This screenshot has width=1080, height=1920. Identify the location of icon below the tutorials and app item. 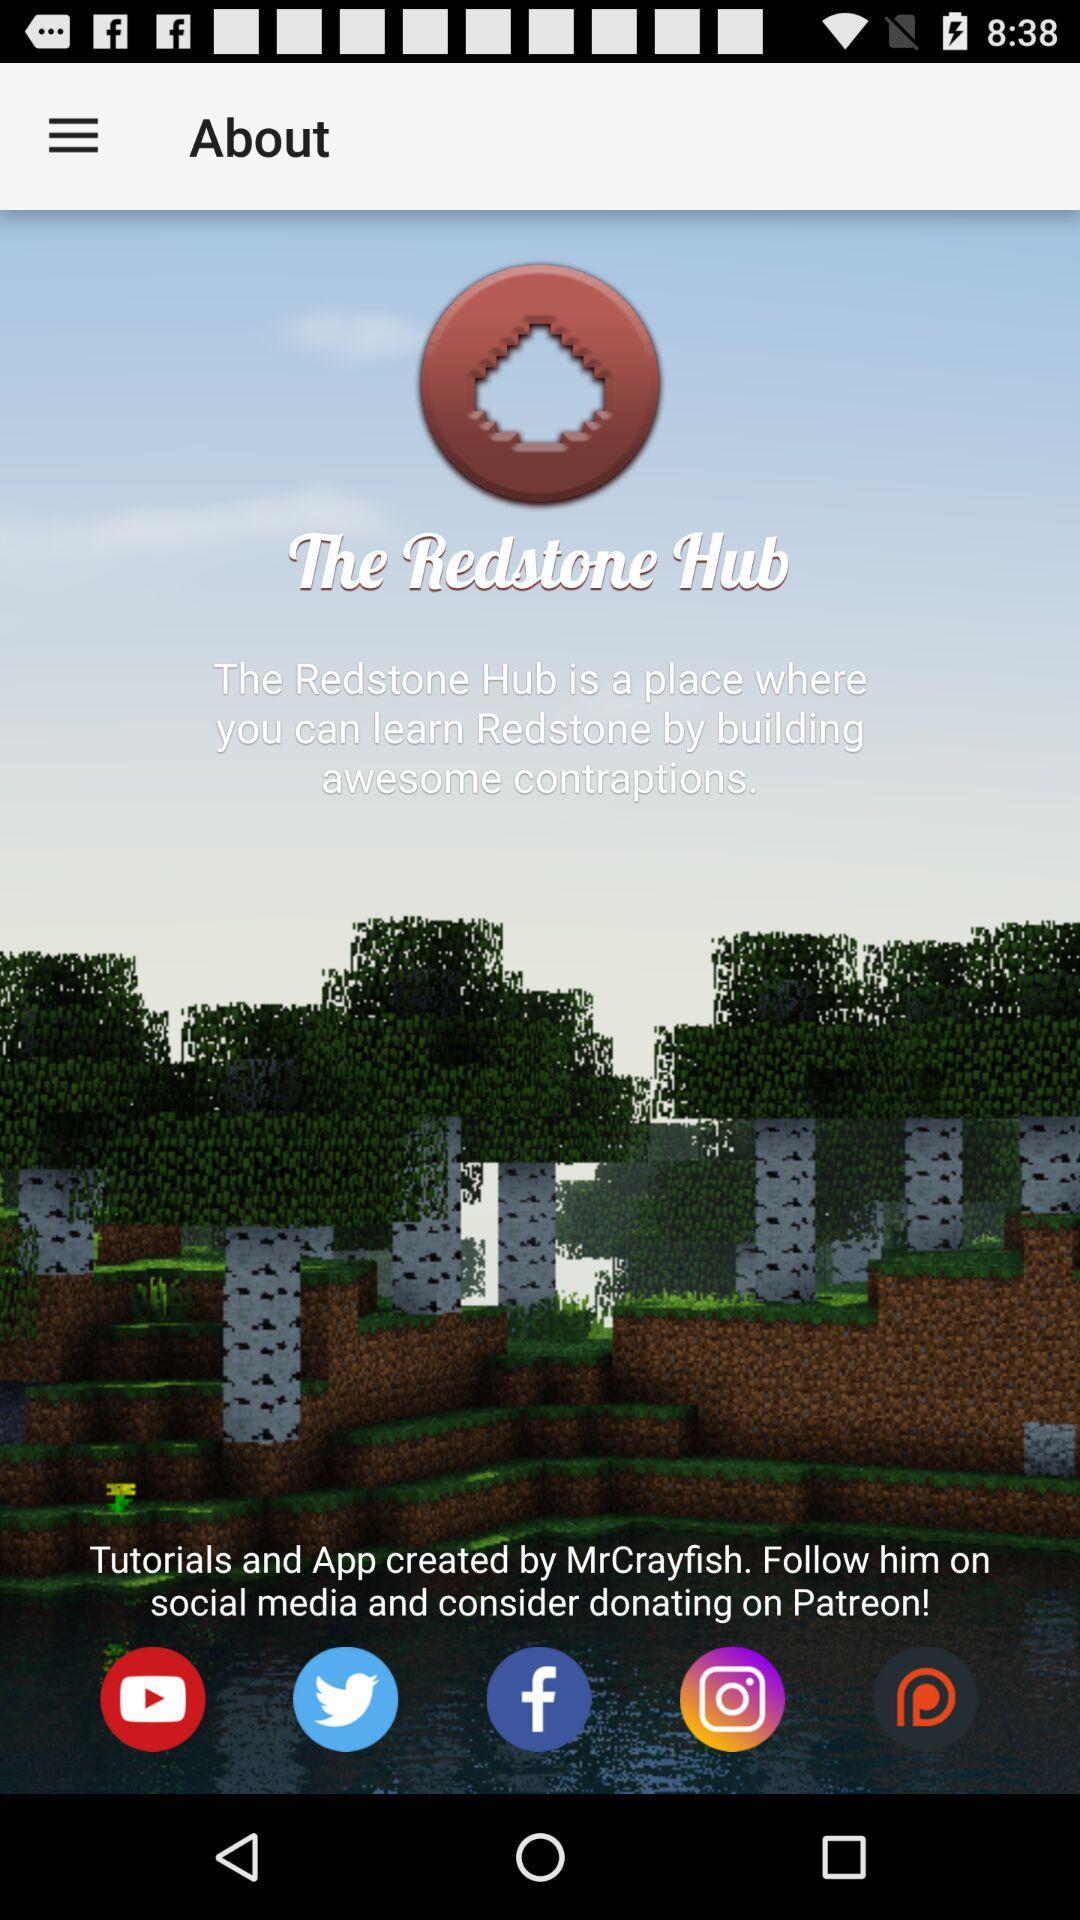
(926, 1698).